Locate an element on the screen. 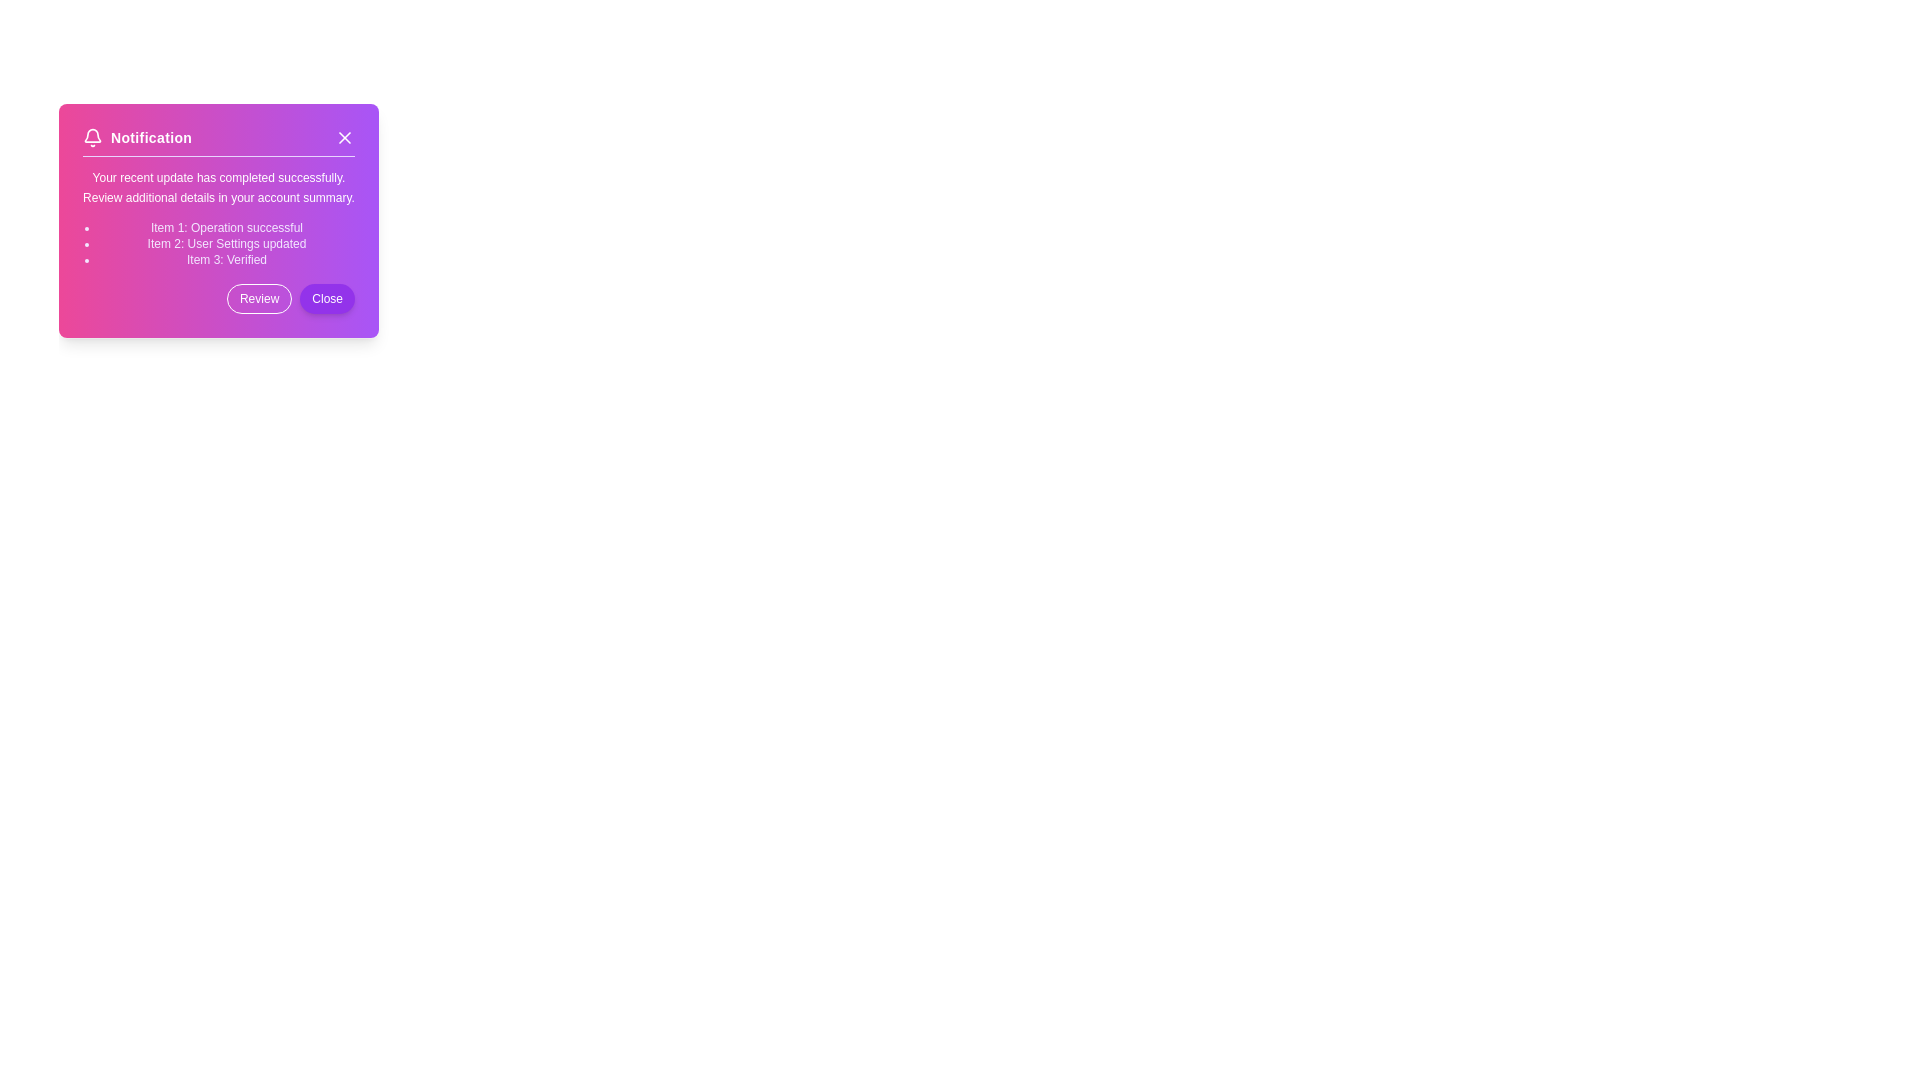 Image resolution: width=1920 pixels, height=1080 pixels. the notification text indicating a successfully completed operation, located beneath the title 'Notification' in the modal is located at coordinates (226, 226).